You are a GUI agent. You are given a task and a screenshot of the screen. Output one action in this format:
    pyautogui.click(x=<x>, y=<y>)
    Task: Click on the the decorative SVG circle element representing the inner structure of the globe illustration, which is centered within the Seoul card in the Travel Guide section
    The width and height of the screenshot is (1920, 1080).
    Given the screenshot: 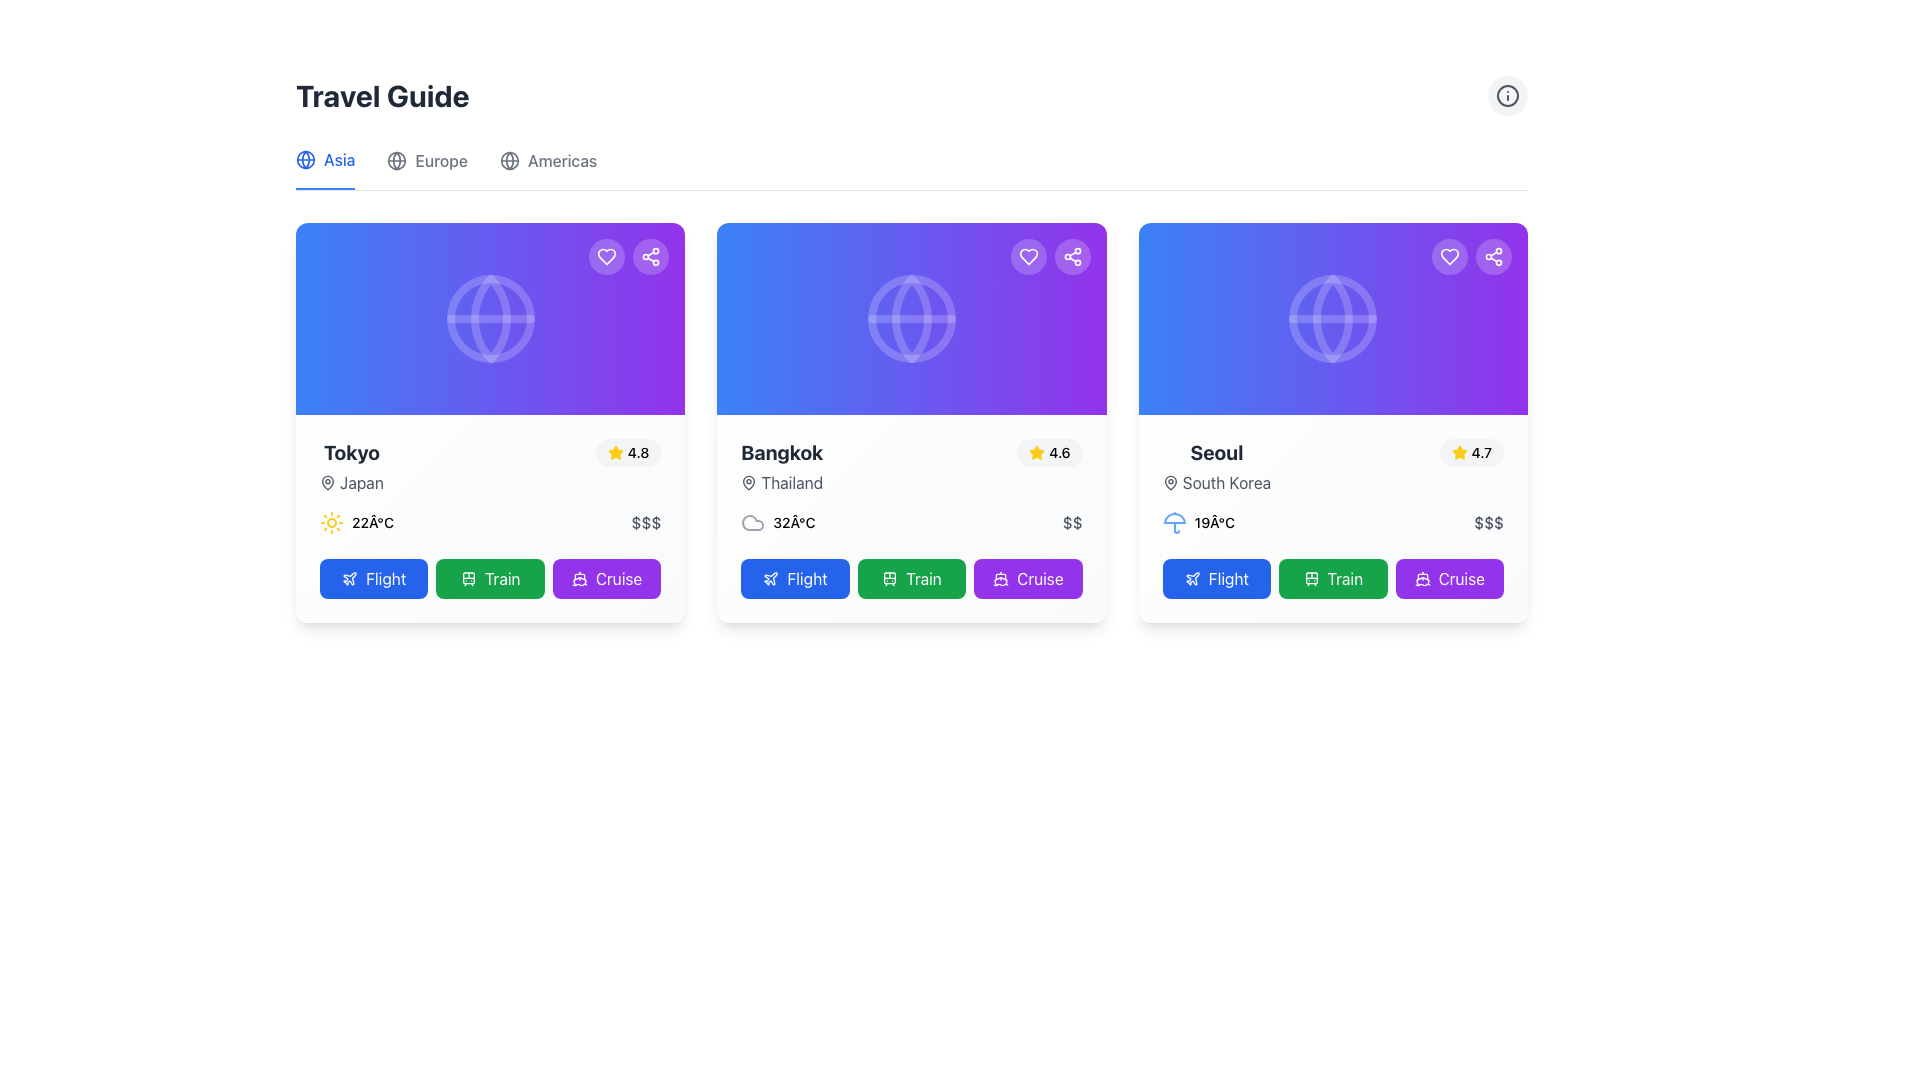 What is the action you would take?
    pyautogui.click(x=1333, y=318)
    